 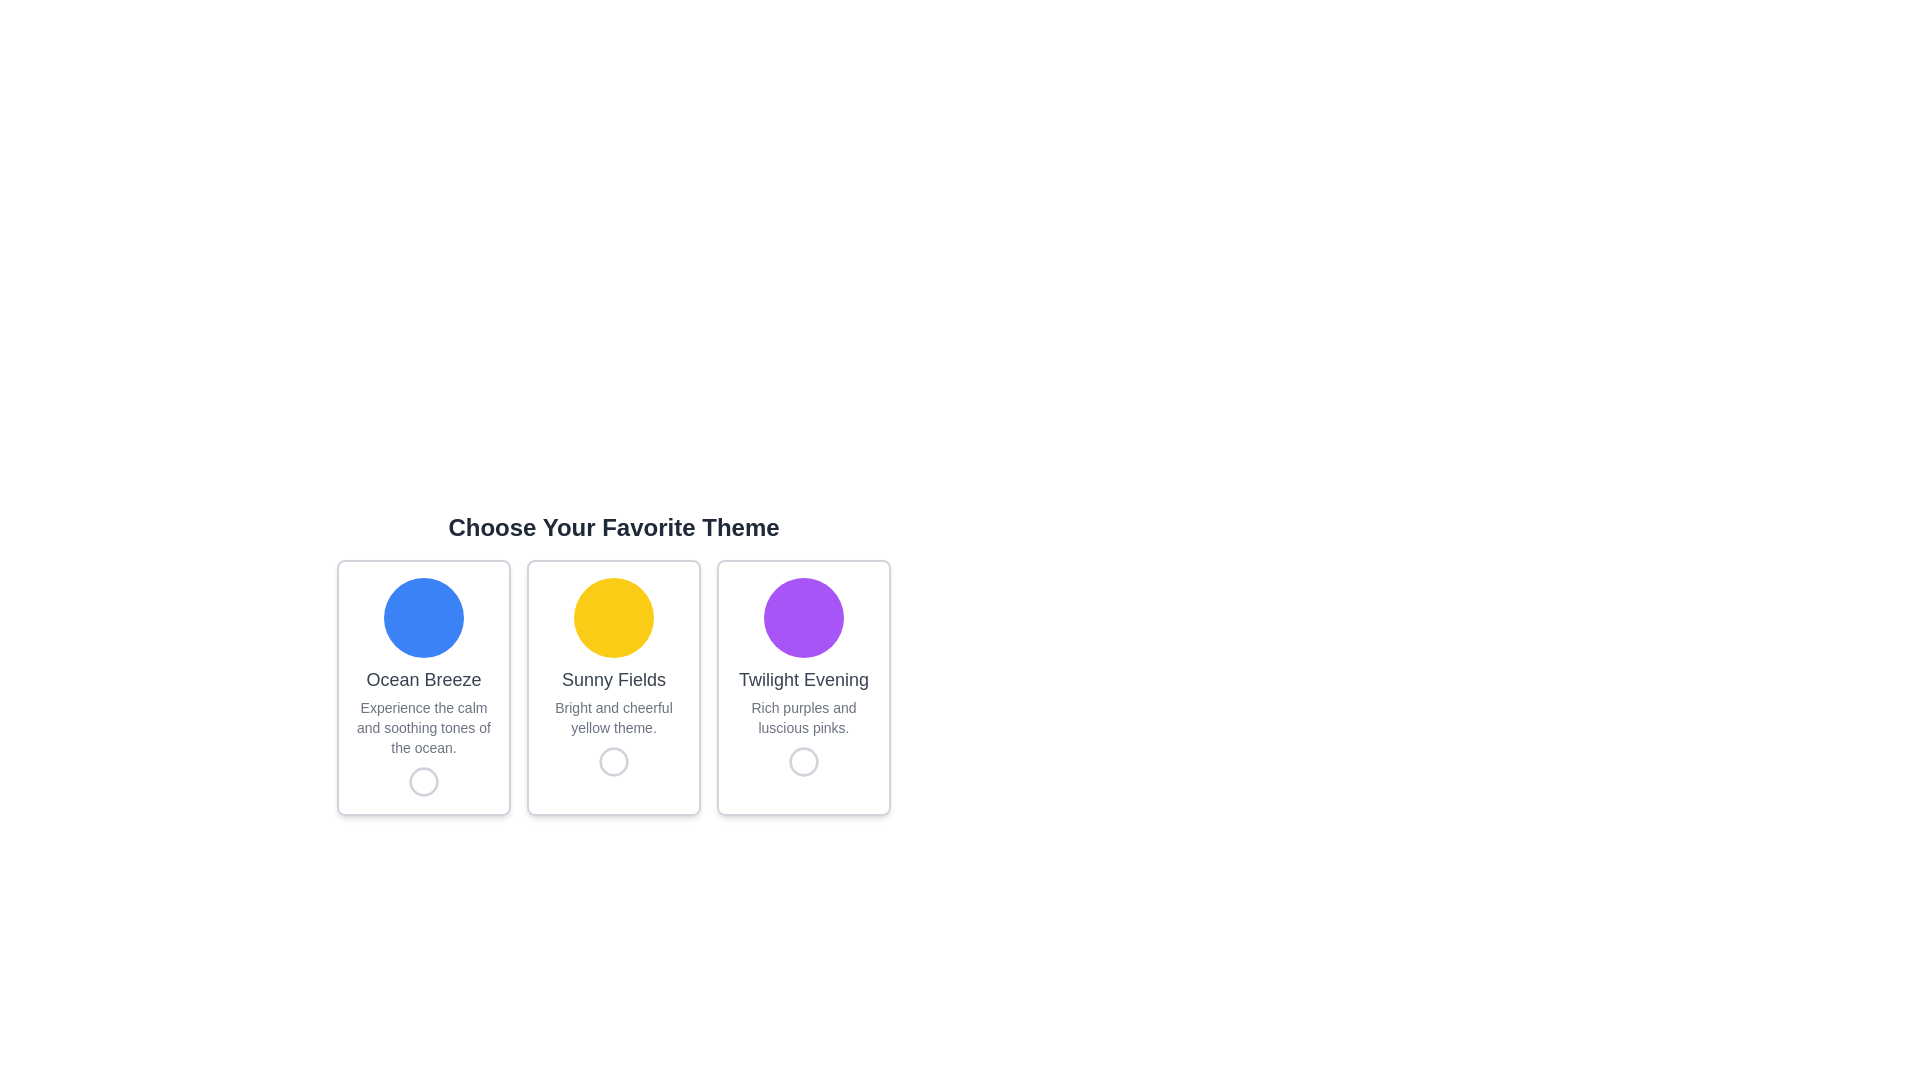 What do you see at coordinates (804, 616) in the screenshot?
I see `the circular decorative element within the 'Twilight Evening' card that visually represents the theme` at bounding box center [804, 616].